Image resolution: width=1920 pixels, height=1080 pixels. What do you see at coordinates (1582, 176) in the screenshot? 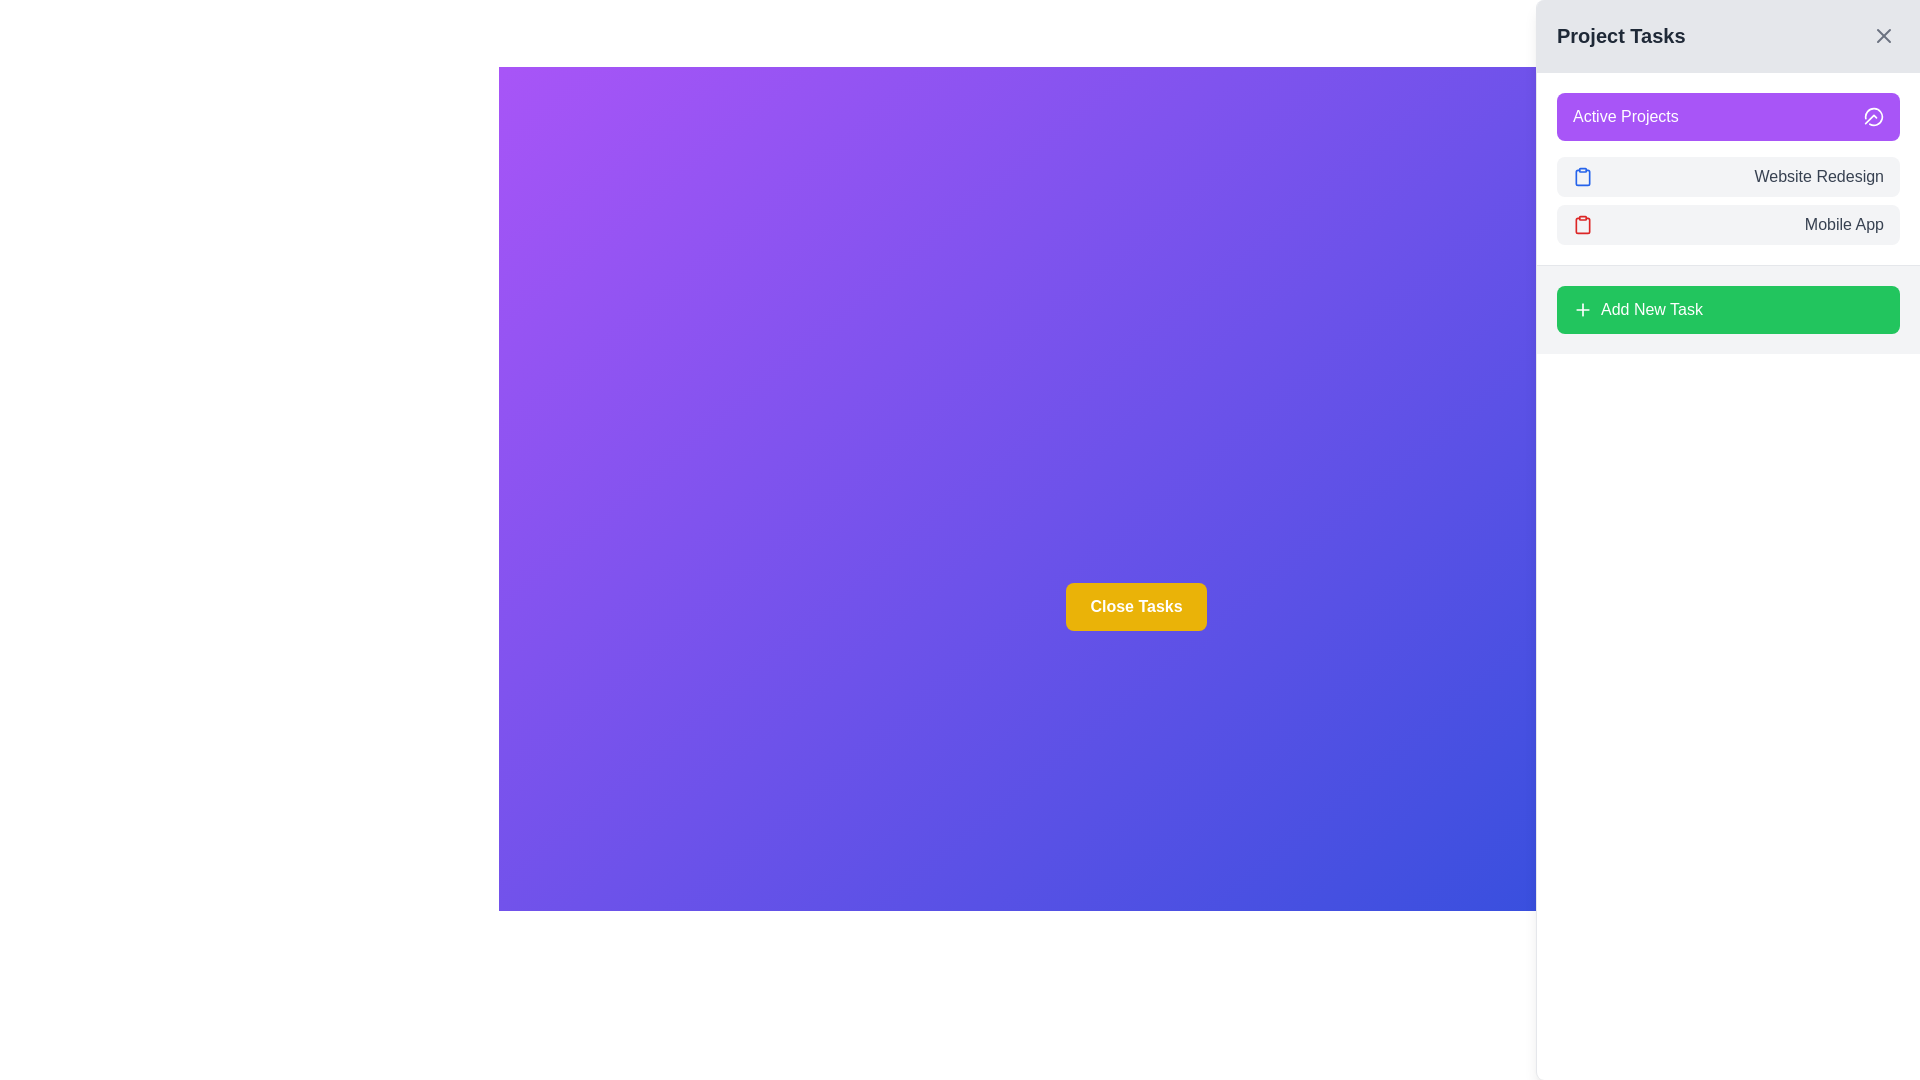
I see `the clipboard icon located in the 'Project Tasks' sidebar, specifically next to the 'Website Redesign' task` at bounding box center [1582, 176].